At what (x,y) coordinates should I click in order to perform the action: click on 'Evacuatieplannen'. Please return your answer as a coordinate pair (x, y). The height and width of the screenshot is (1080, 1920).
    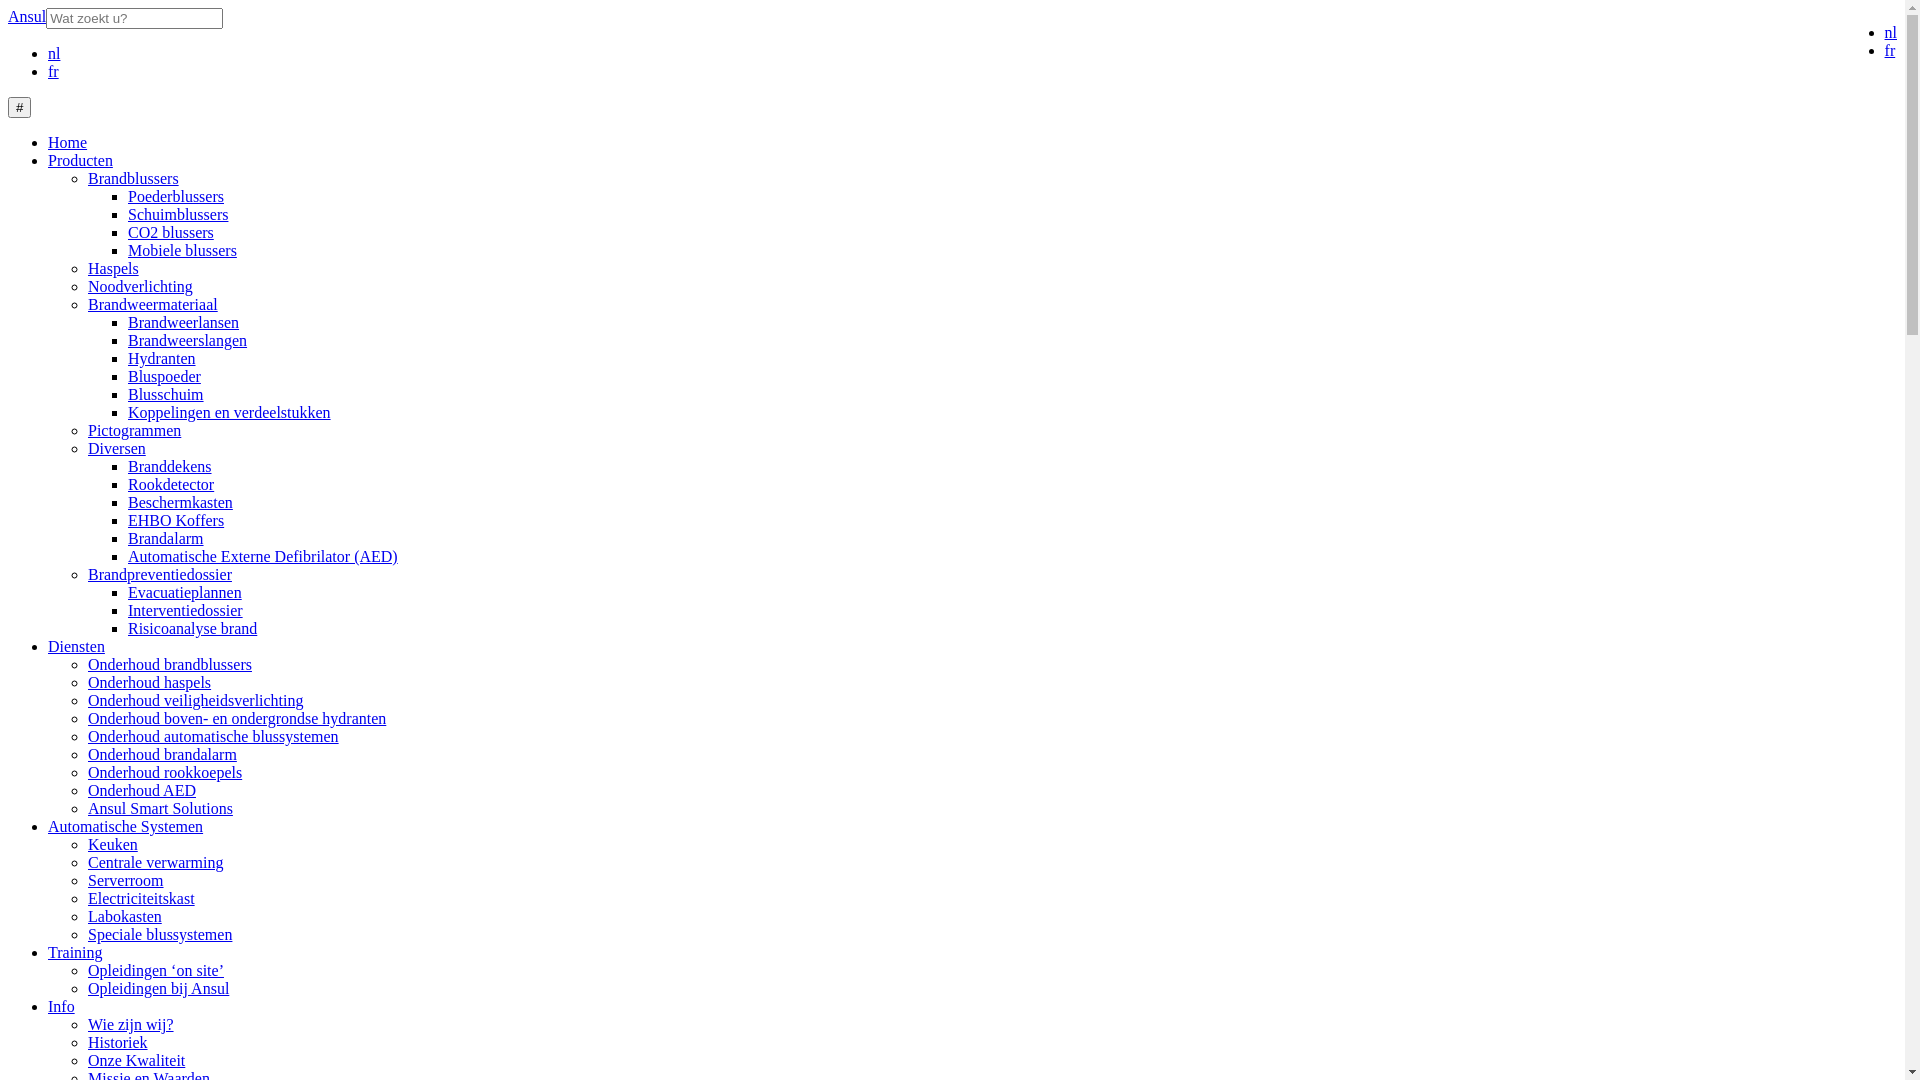
    Looking at the image, I should click on (185, 591).